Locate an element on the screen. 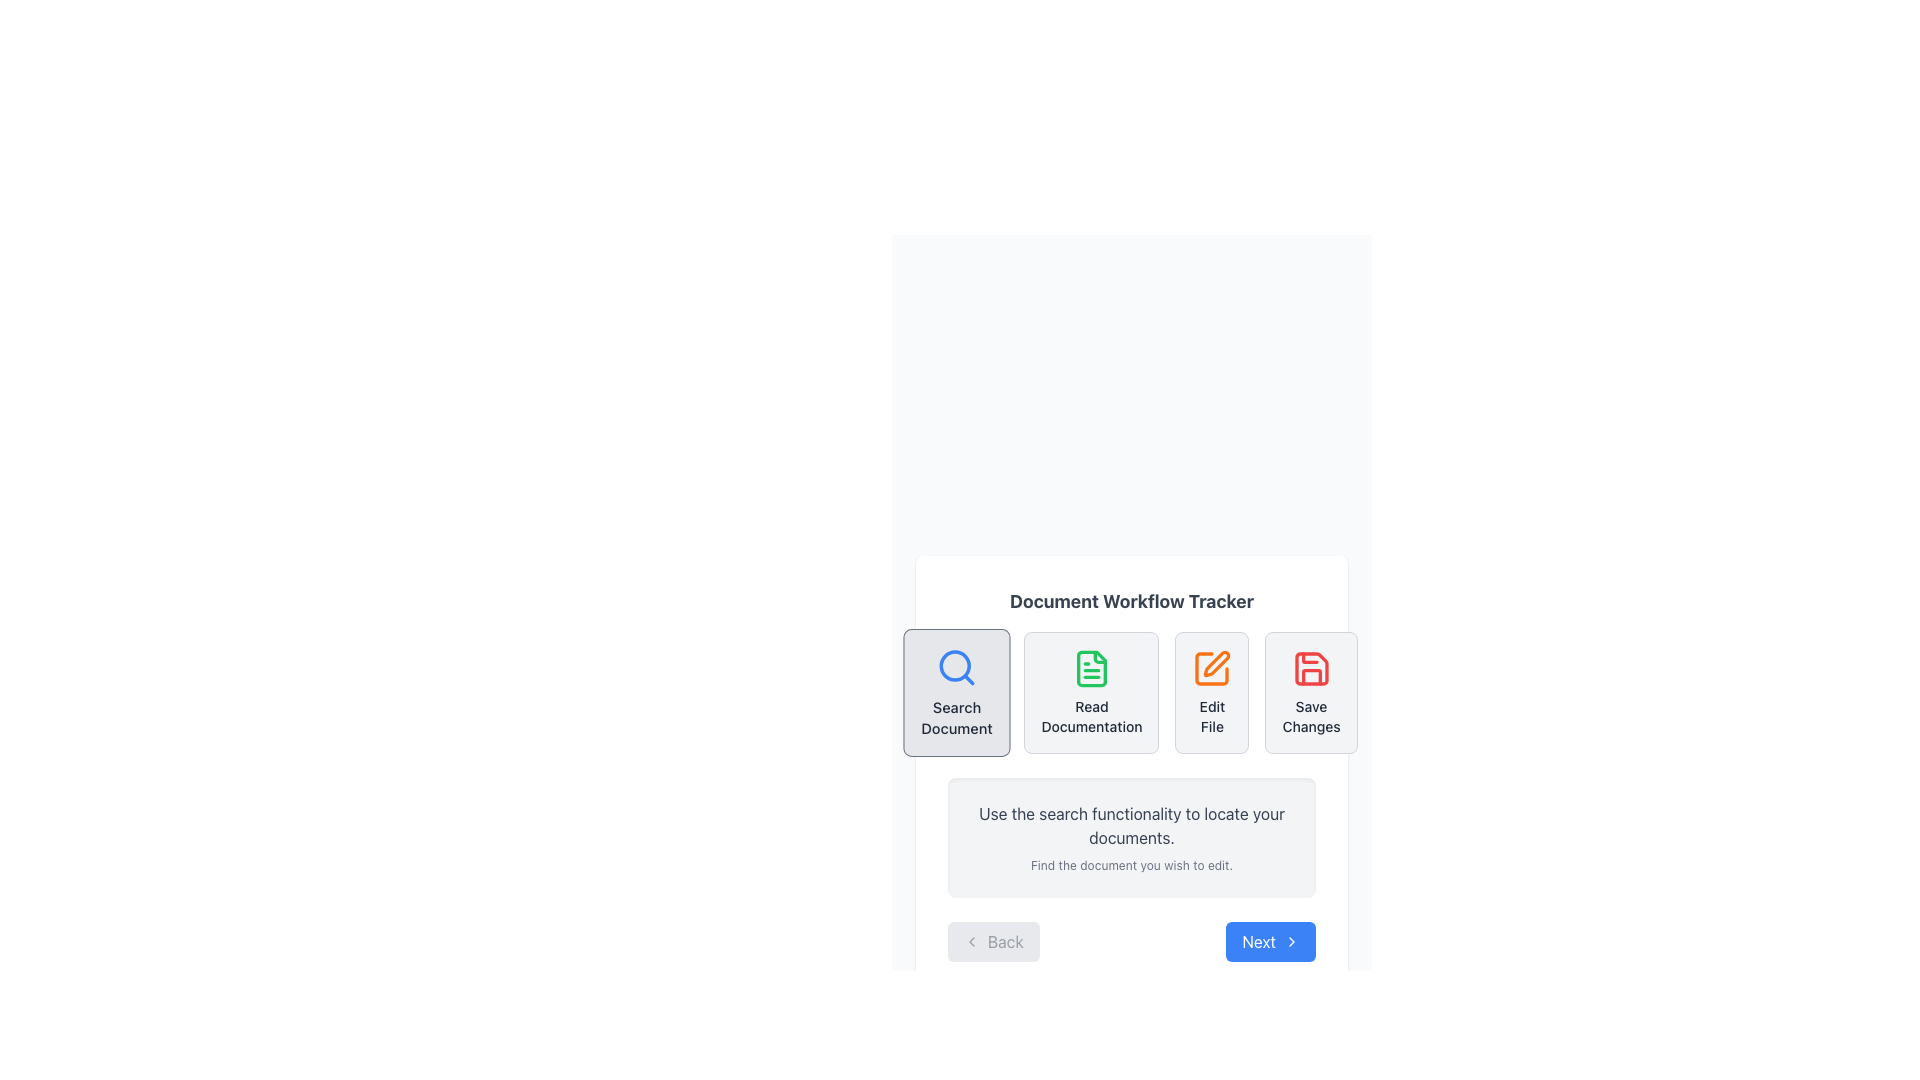  the 'Read Documentation' button, which is the second button in a row of four, featuring a green document icon and centered text on a light gray background is located at coordinates (1090, 692).